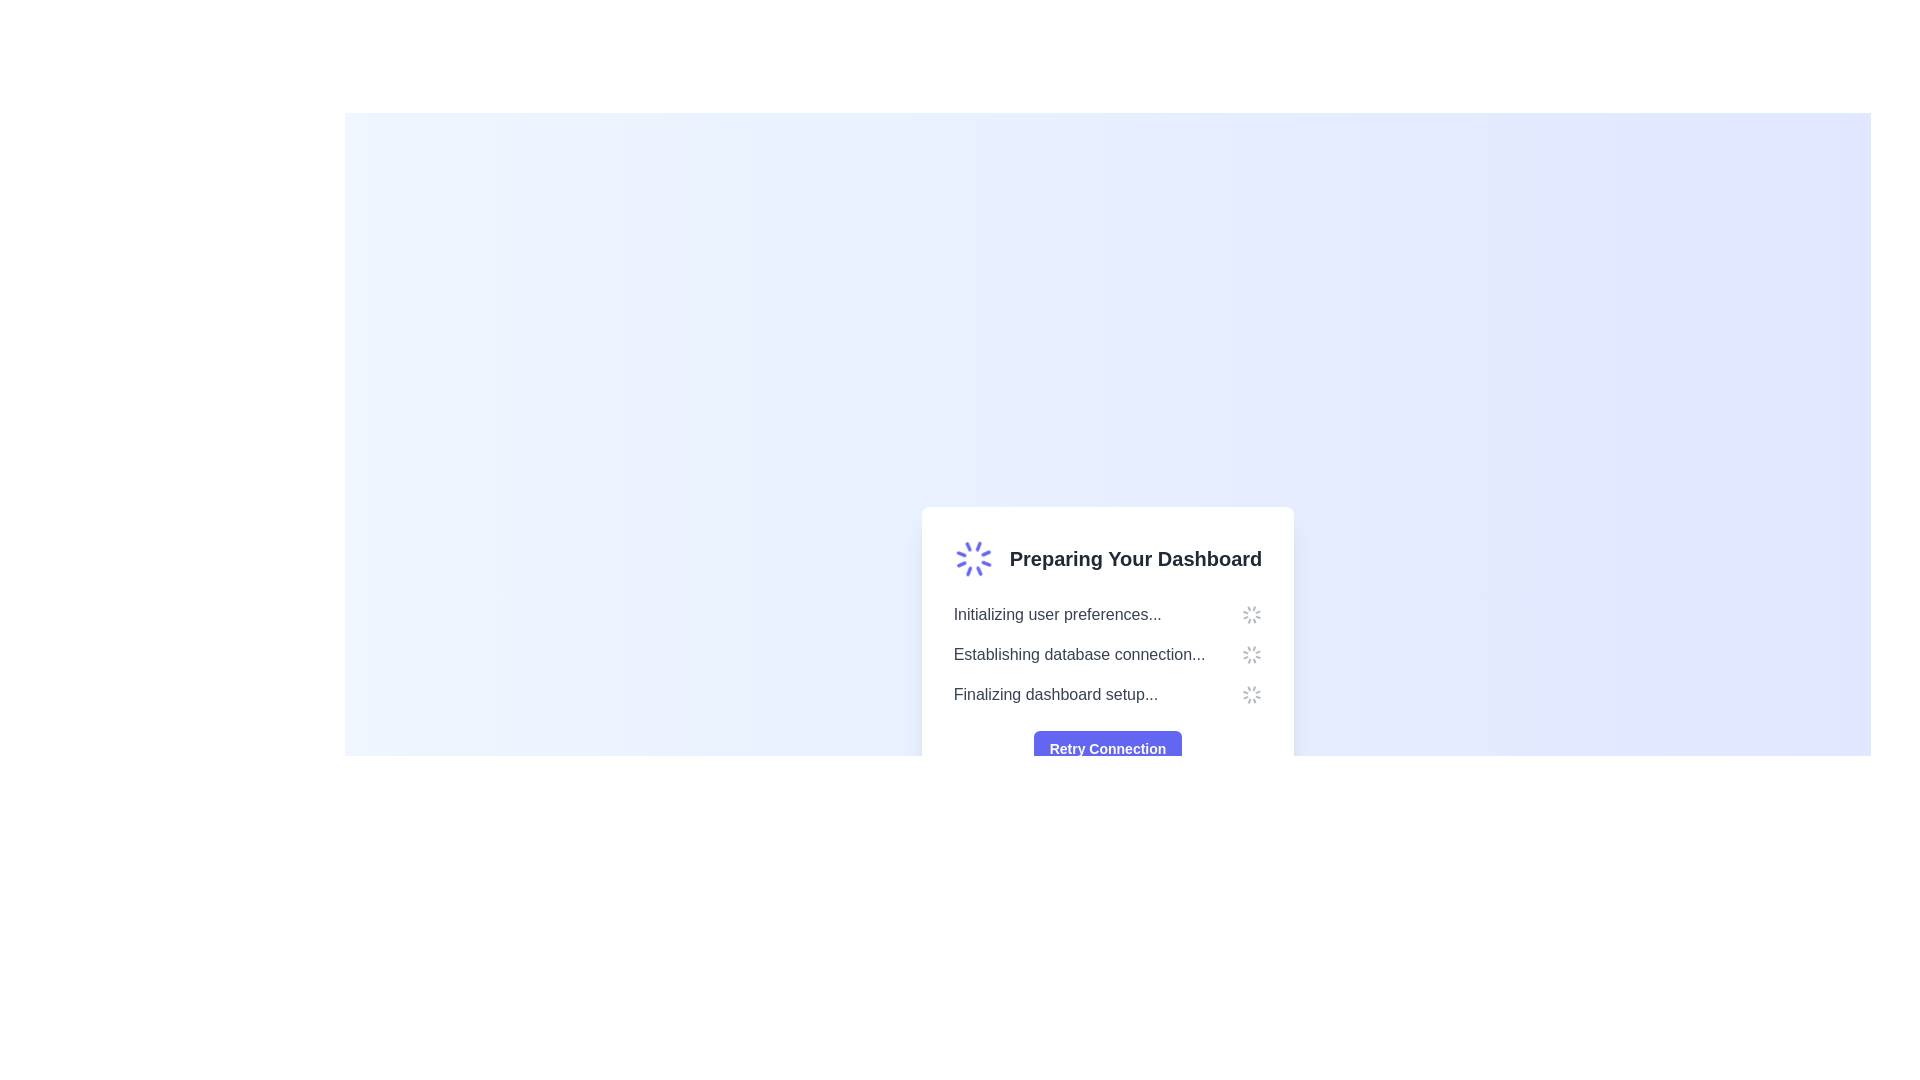 This screenshot has height=1080, width=1920. What do you see at coordinates (1107, 655) in the screenshot?
I see `the text-based status indicator displaying three lines of text with a spinning loader icon` at bounding box center [1107, 655].